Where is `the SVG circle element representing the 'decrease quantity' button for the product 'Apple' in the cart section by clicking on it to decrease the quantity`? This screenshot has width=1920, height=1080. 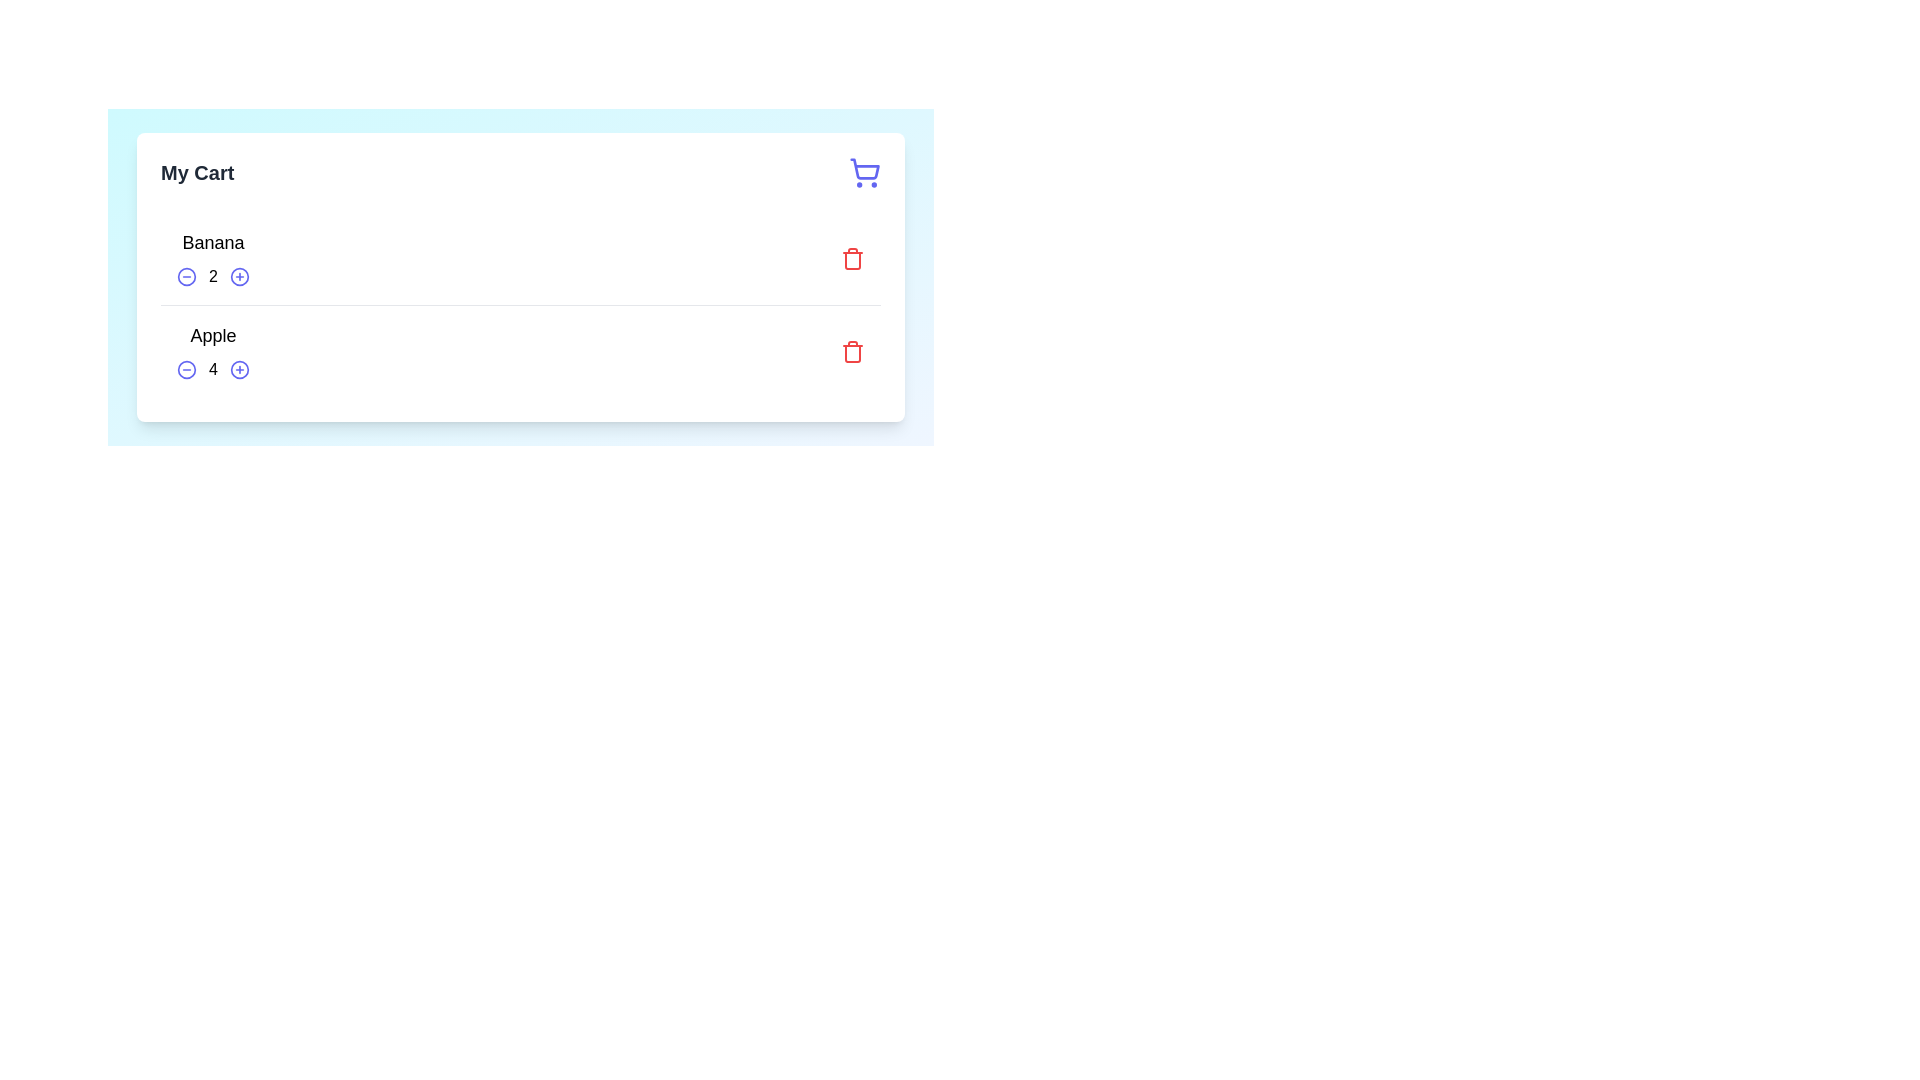
the SVG circle element representing the 'decrease quantity' button for the product 'Apple' in the cart section by clicking on it to decrease the quantity is located at coordinates (187, 370).